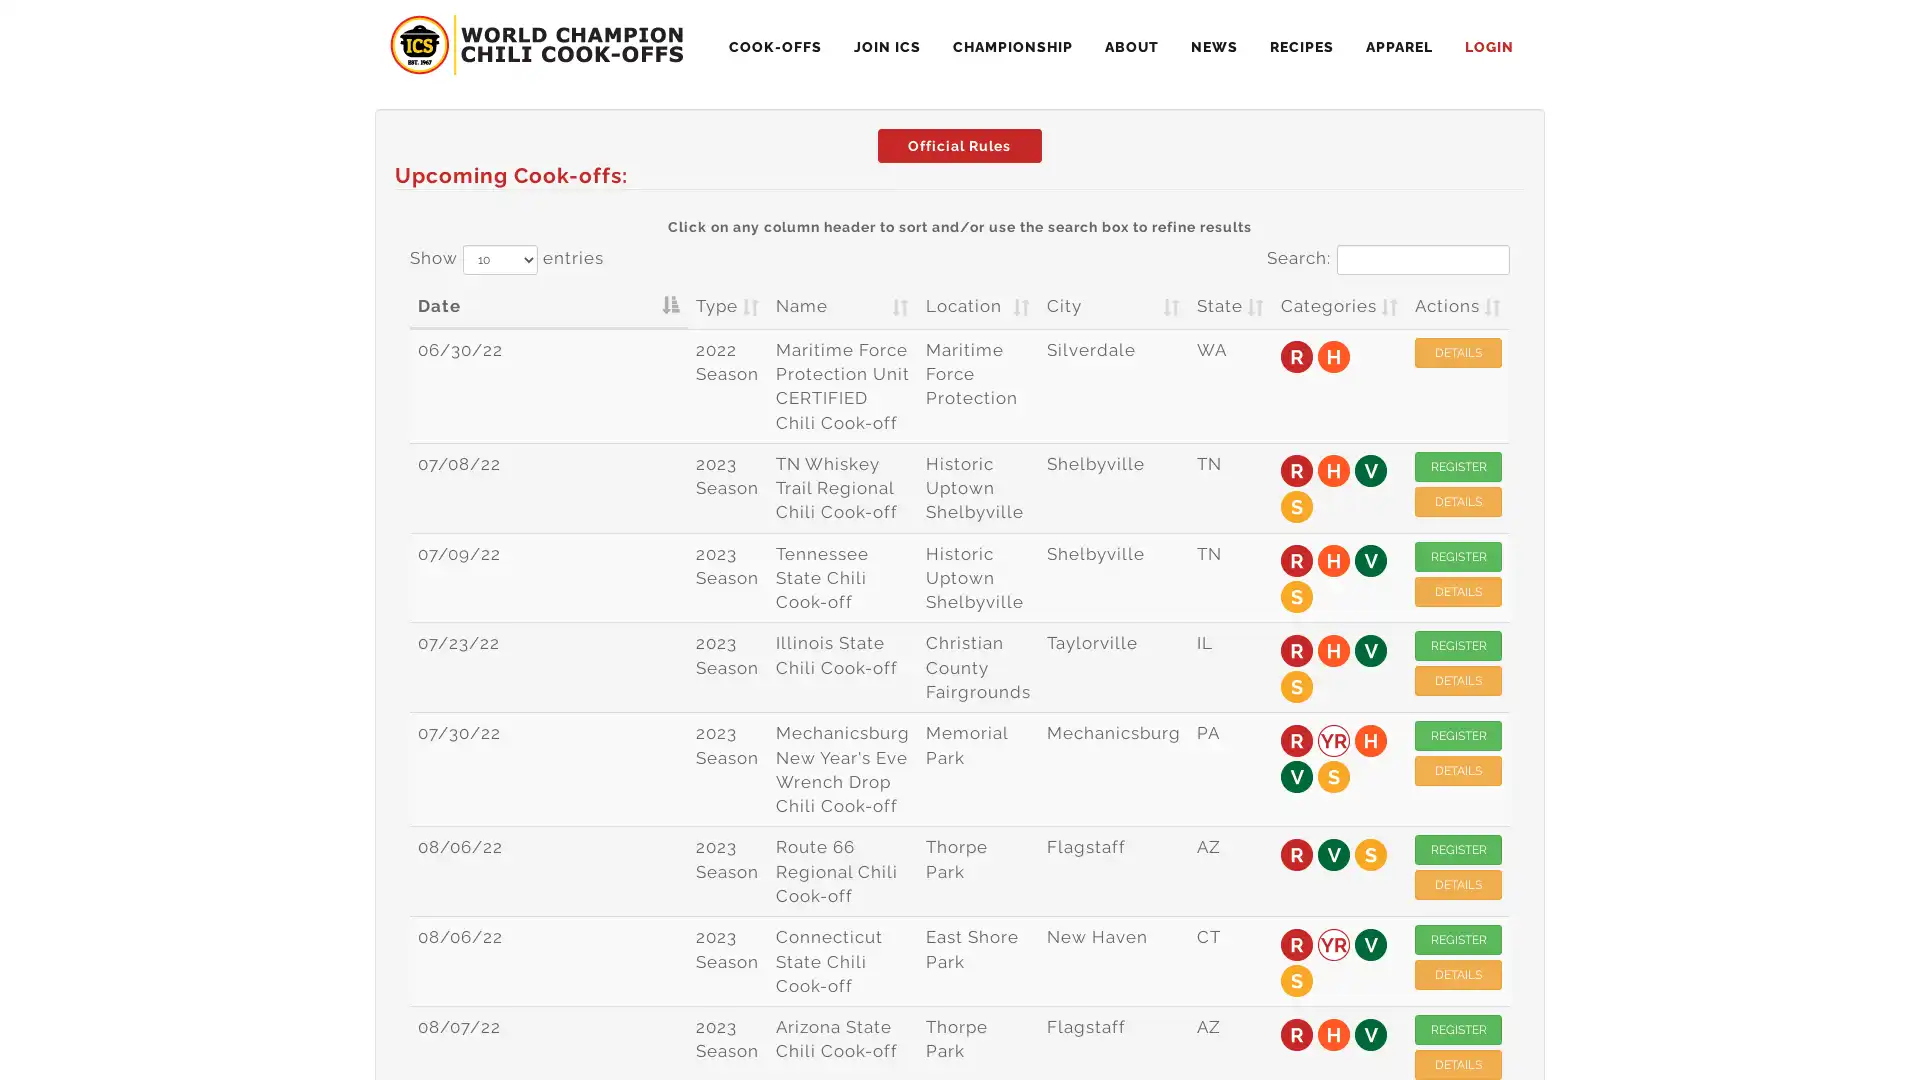 The width and height of the screenshot is (1920, 1080). I want to click on REGISTER, so click(1458, 466).